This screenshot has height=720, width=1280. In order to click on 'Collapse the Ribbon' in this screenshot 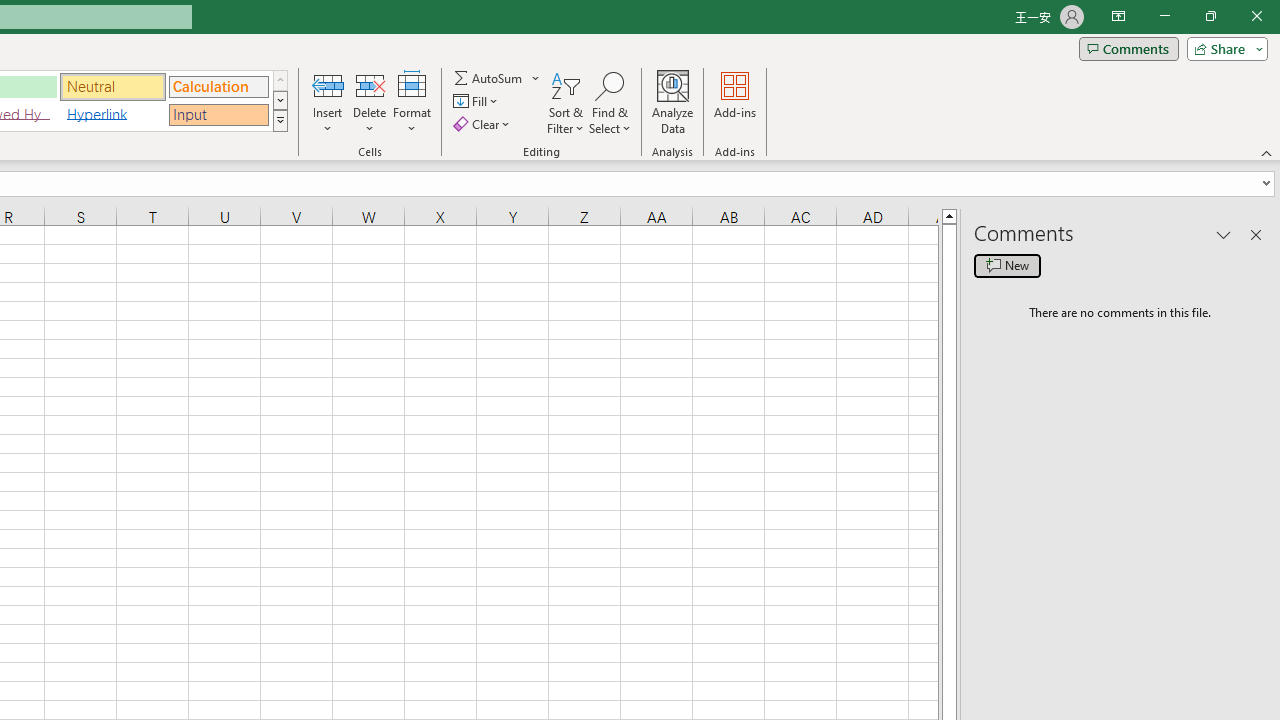, I will do `click(1266, 152)`.